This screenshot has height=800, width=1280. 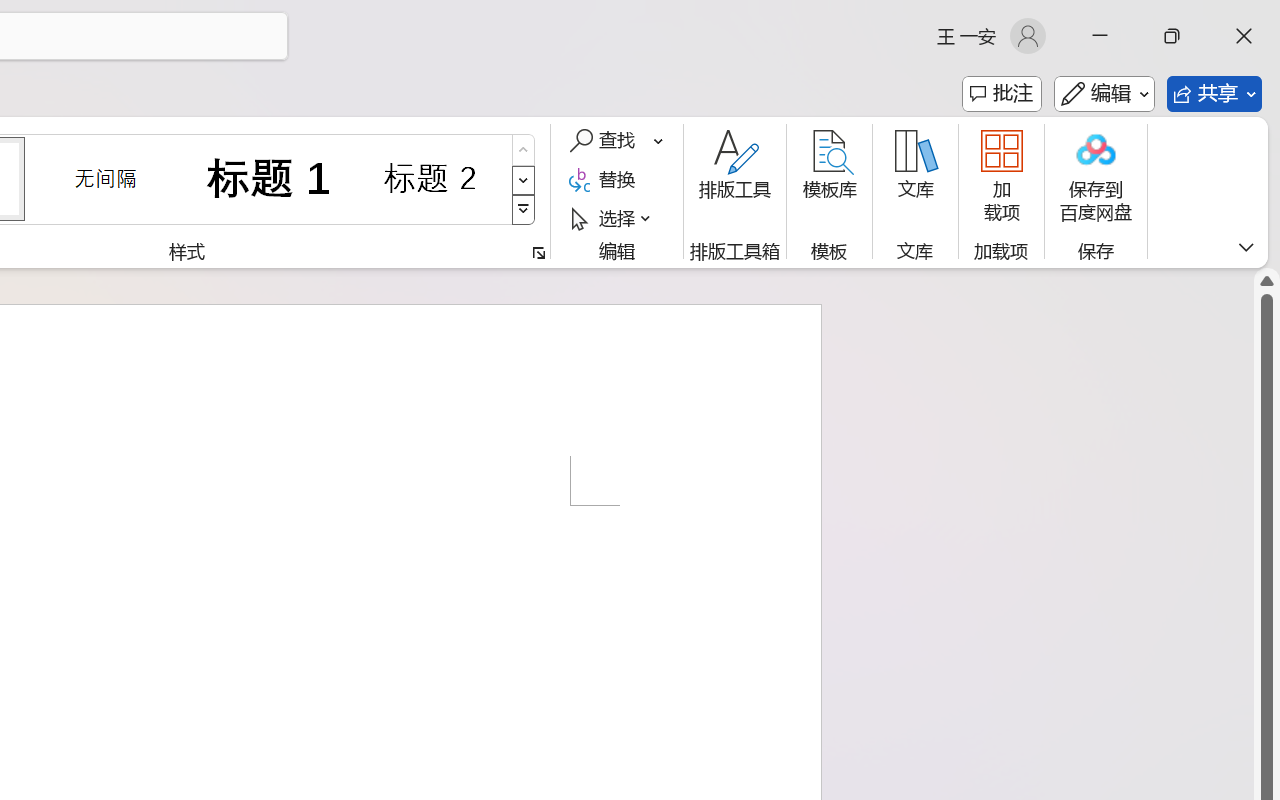 I want to click on 'Class: NetUIImage', so click(x=524, y=210).